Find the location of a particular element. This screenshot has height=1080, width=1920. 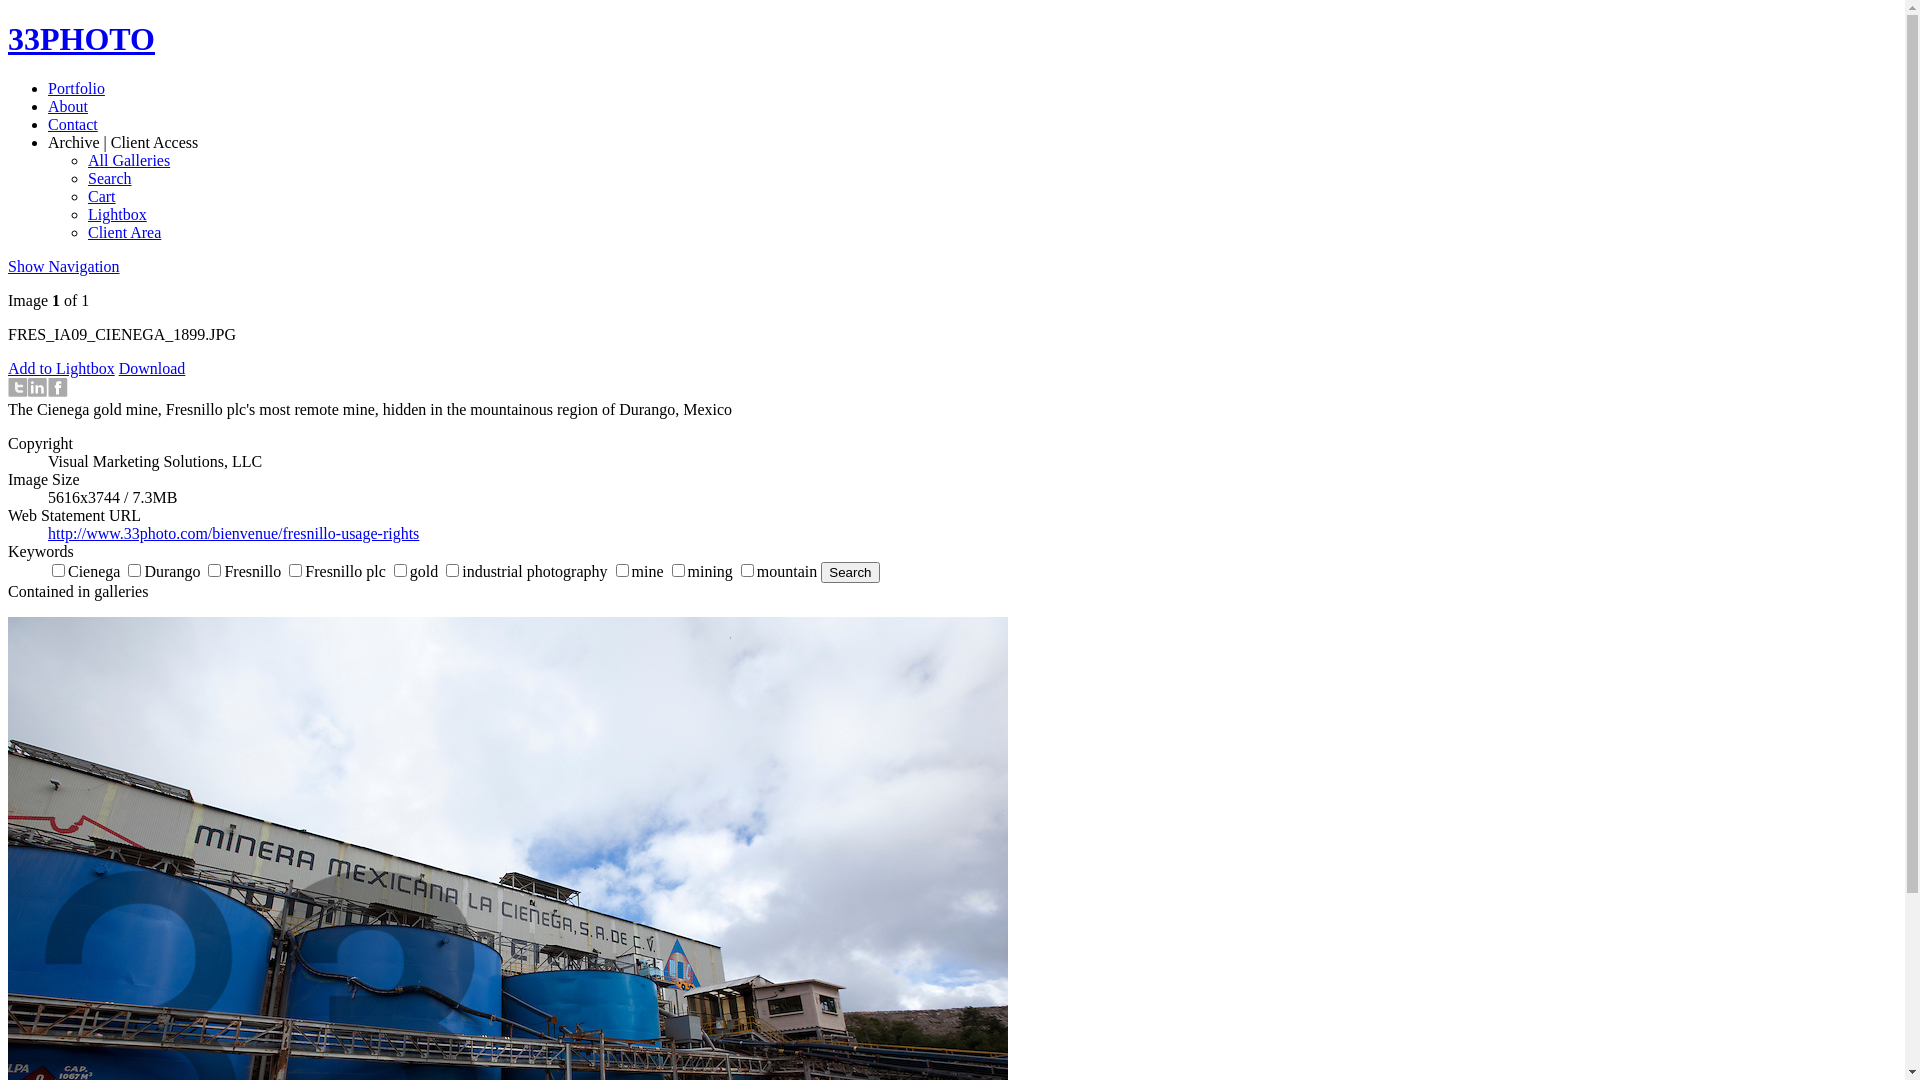

'Search' is located at coordinates (109, 177).